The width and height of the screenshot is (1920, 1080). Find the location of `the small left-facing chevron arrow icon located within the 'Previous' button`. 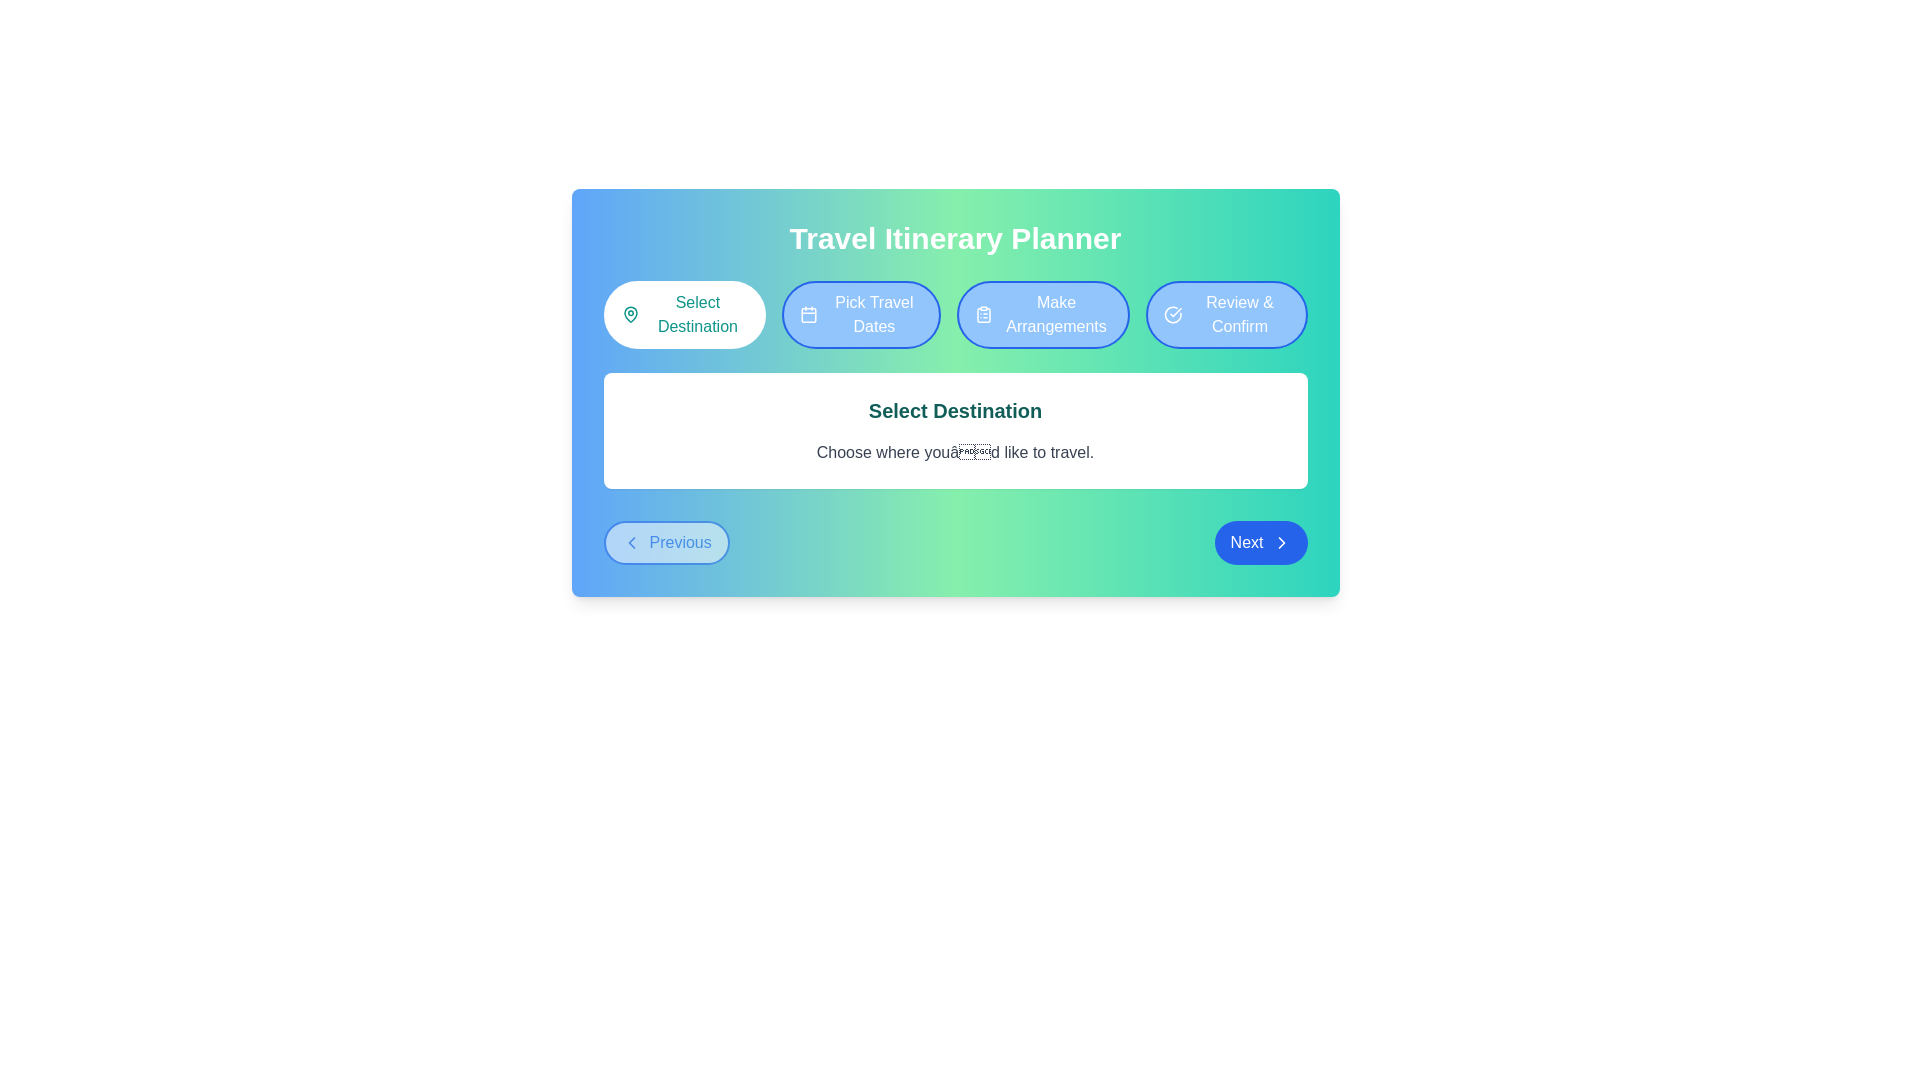

the small left-facing chevron arrow icon located within the 'Previous' button is located at coordinates (630, 543).